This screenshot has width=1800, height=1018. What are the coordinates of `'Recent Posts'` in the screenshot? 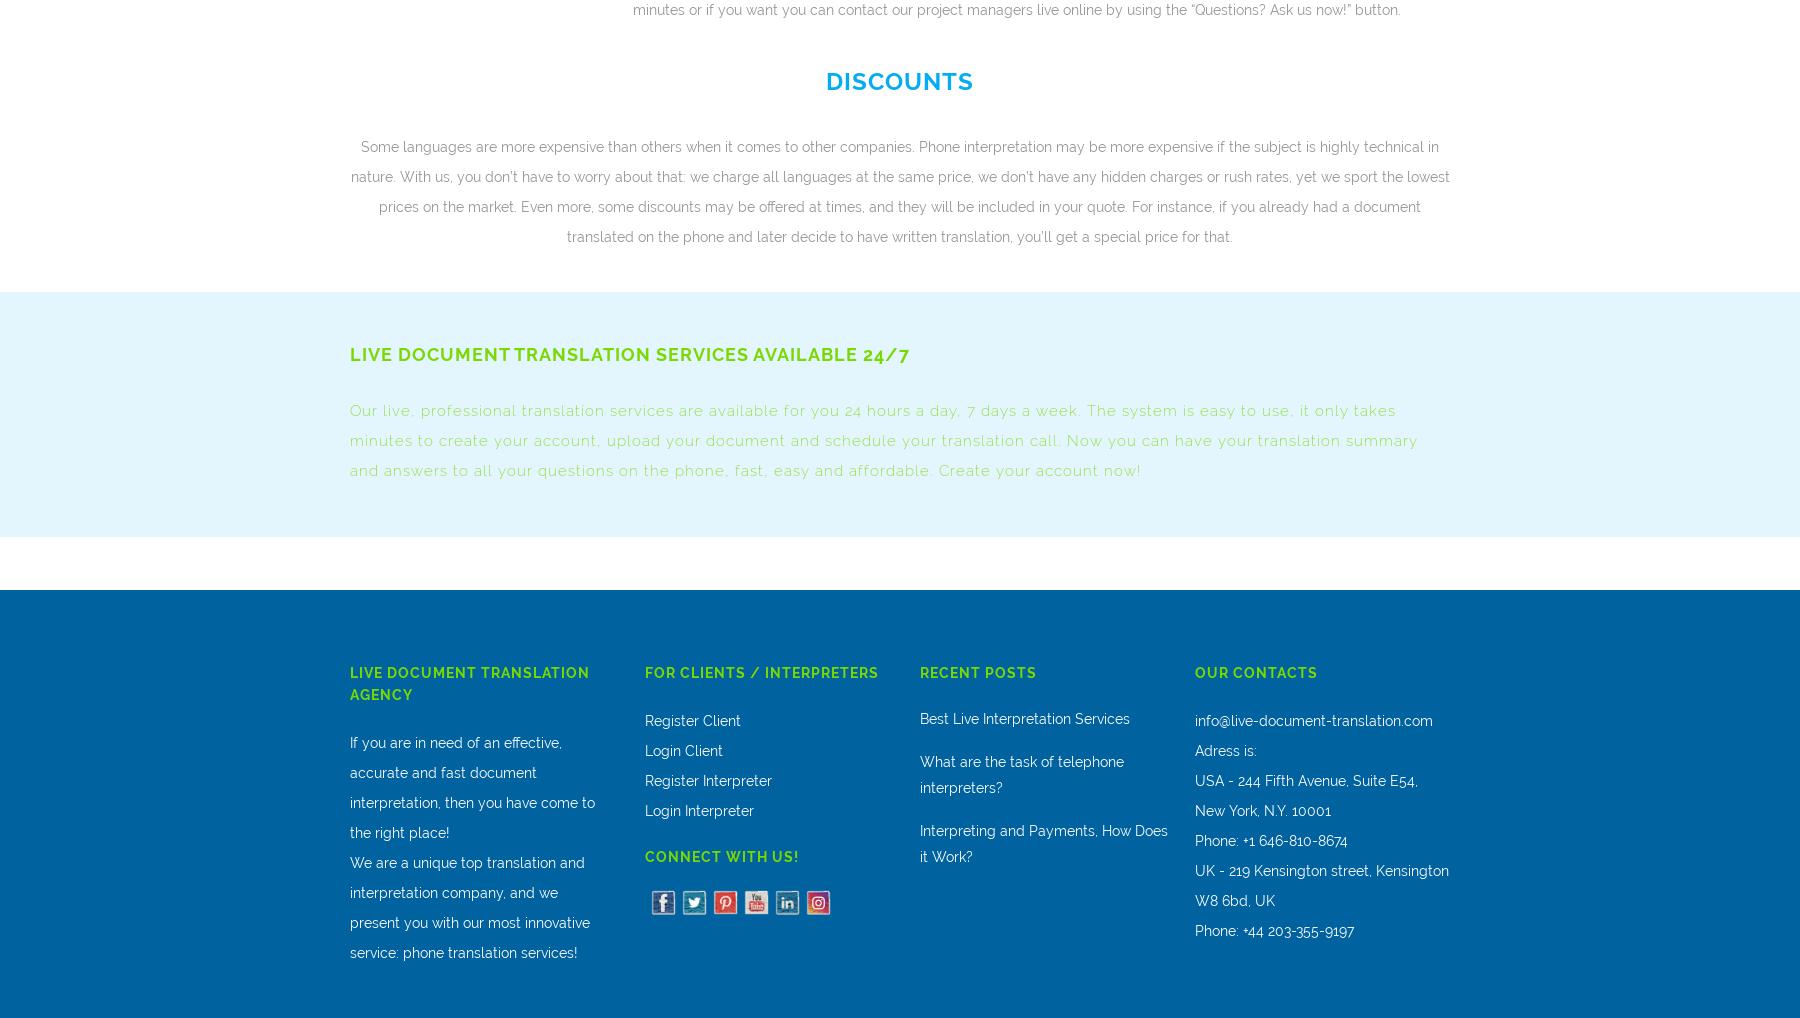 It's located at (977, 672).